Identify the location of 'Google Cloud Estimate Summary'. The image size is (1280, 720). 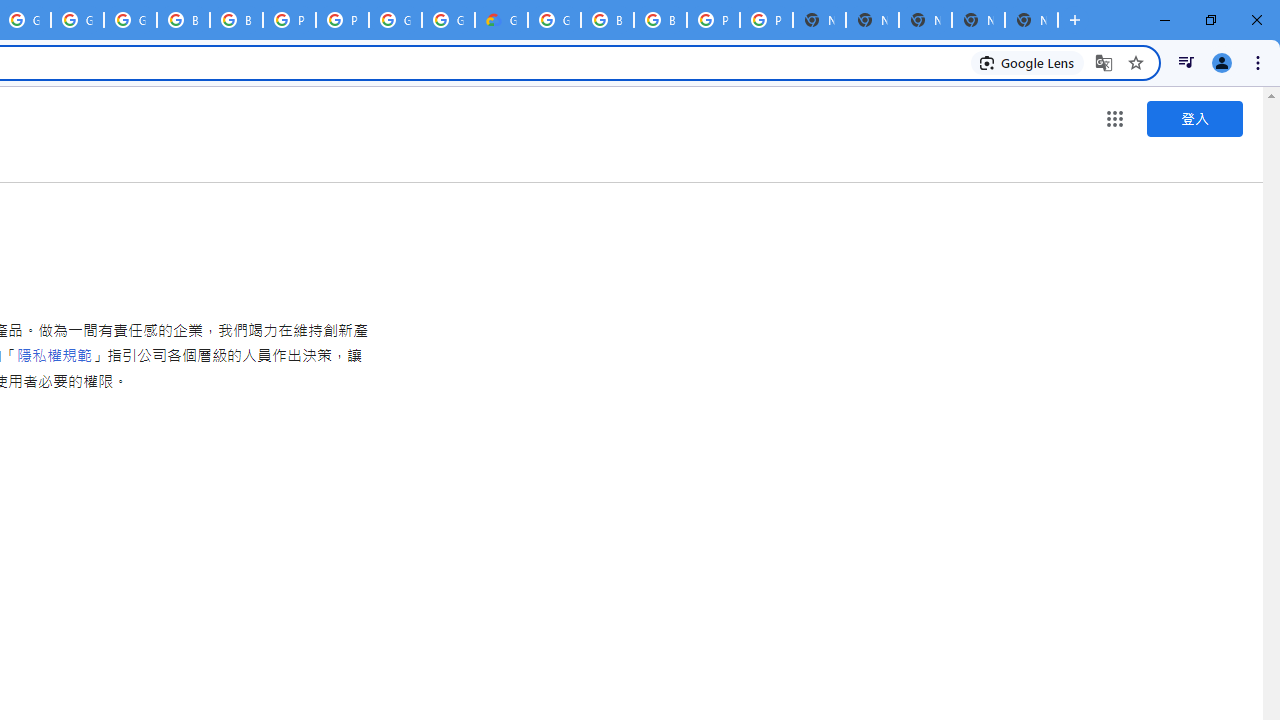
(501, 20).